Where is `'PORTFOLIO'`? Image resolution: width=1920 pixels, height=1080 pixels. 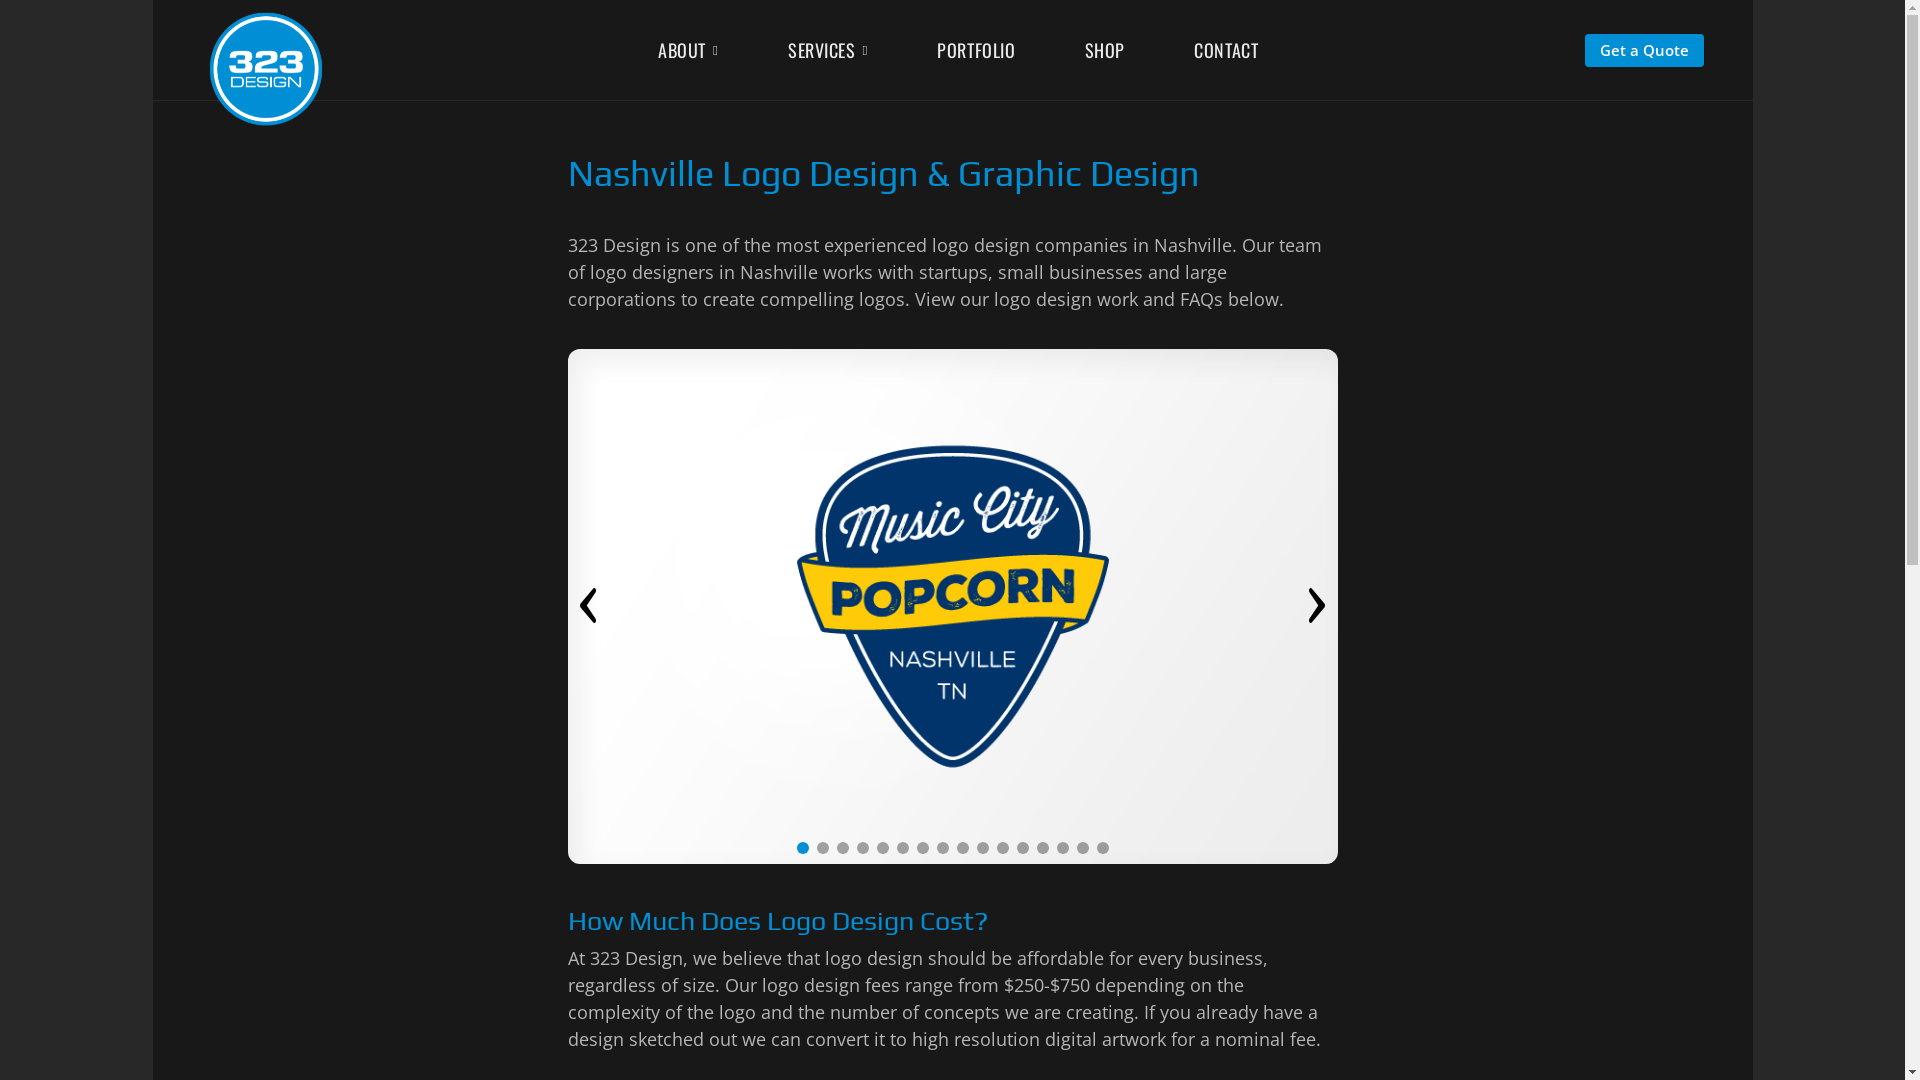
'PORTFOLIO' is located at coordinates (935, 48).